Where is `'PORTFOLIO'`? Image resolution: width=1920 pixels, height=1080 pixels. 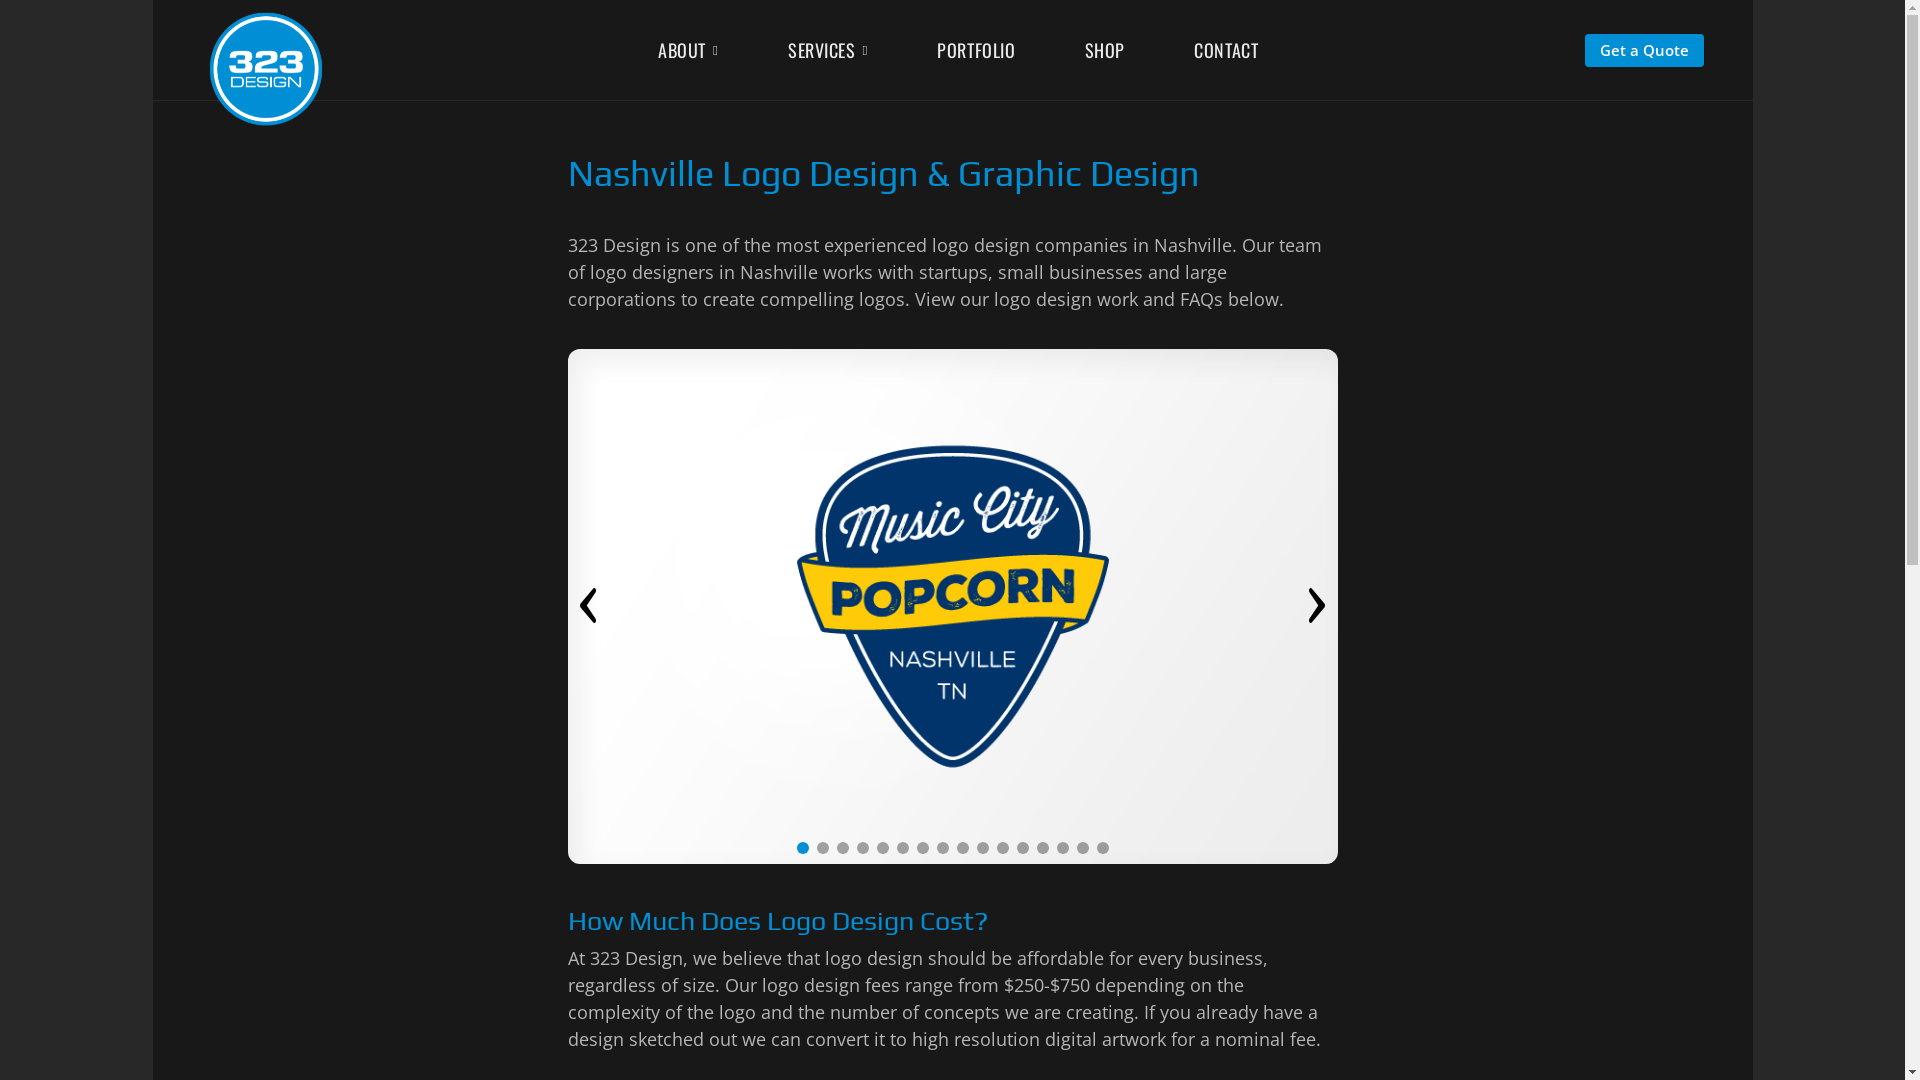
'PORTFOLIO' is located at coordinates (935, 48).